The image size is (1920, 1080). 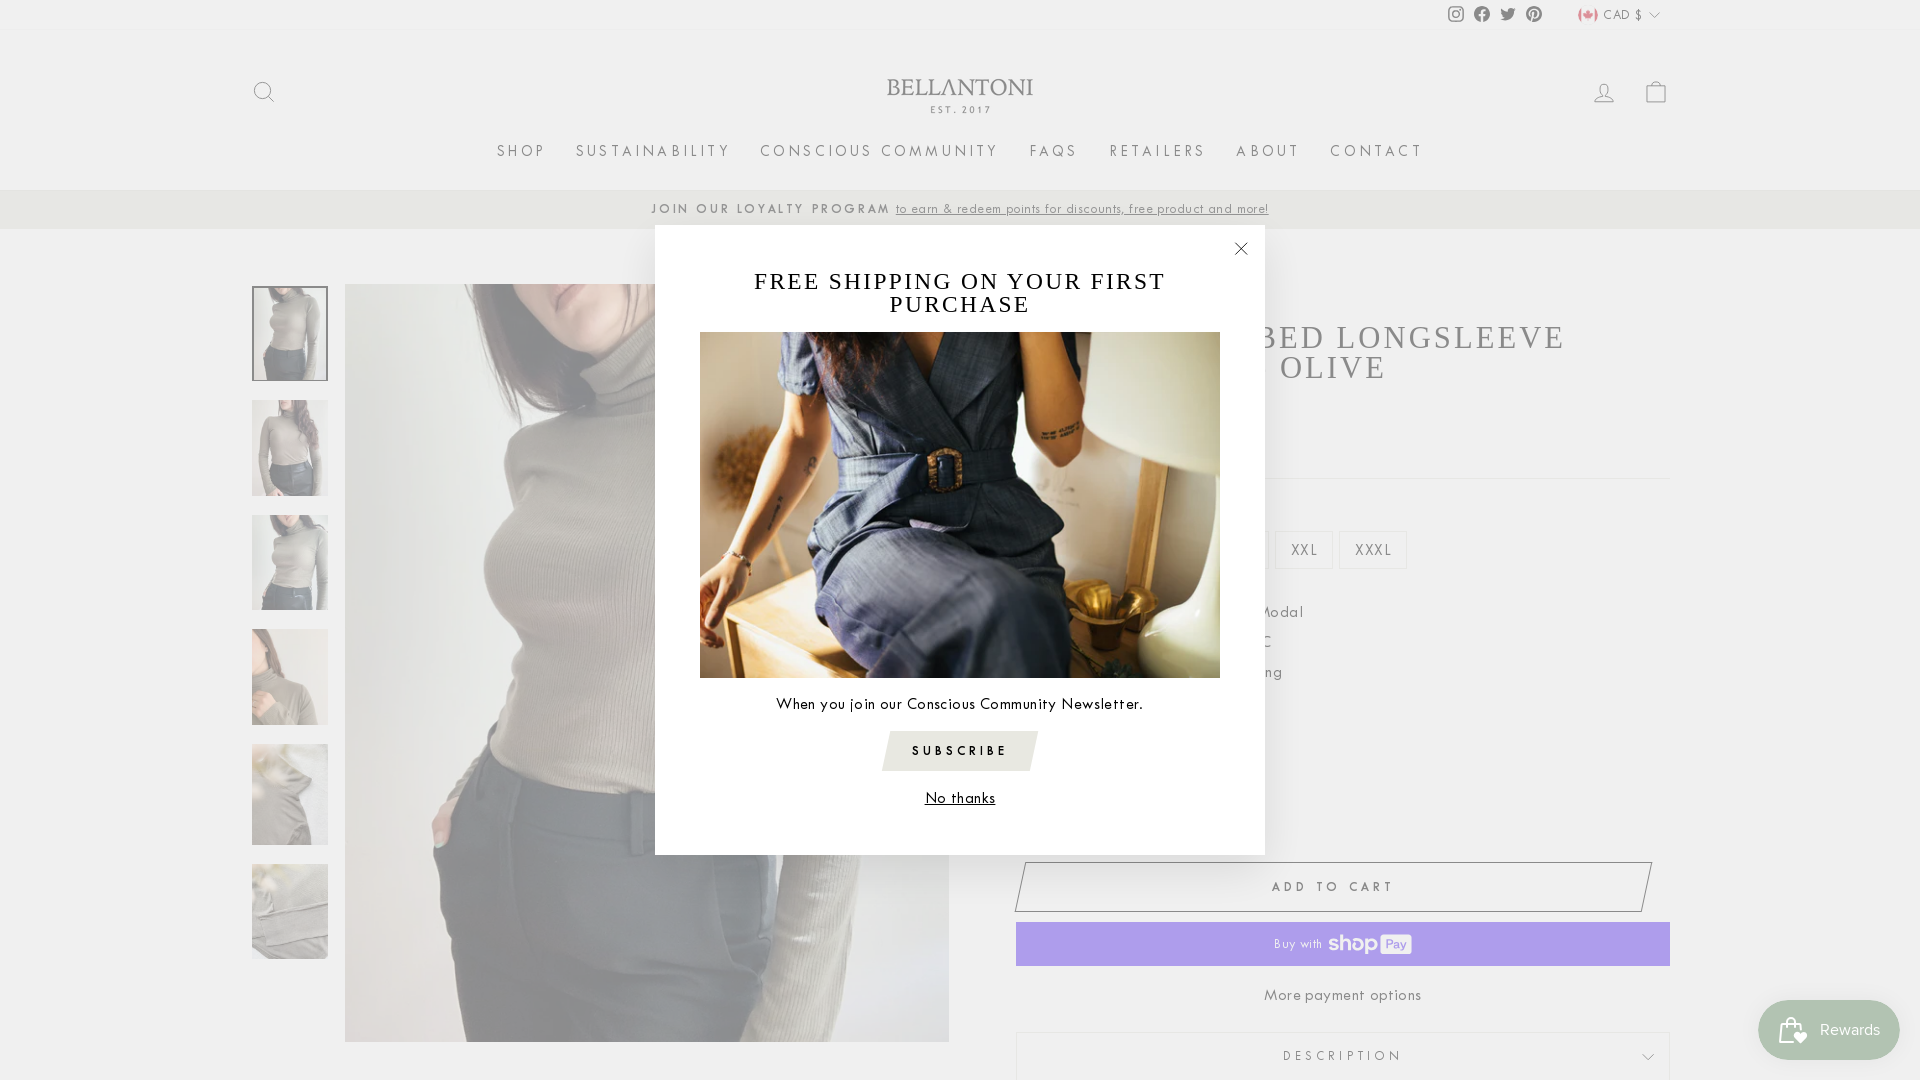 What do you see at coordinates (891, 751) in the screenshot?
I see `'SUBSCRIBE'` at bounding box center [891, 751].